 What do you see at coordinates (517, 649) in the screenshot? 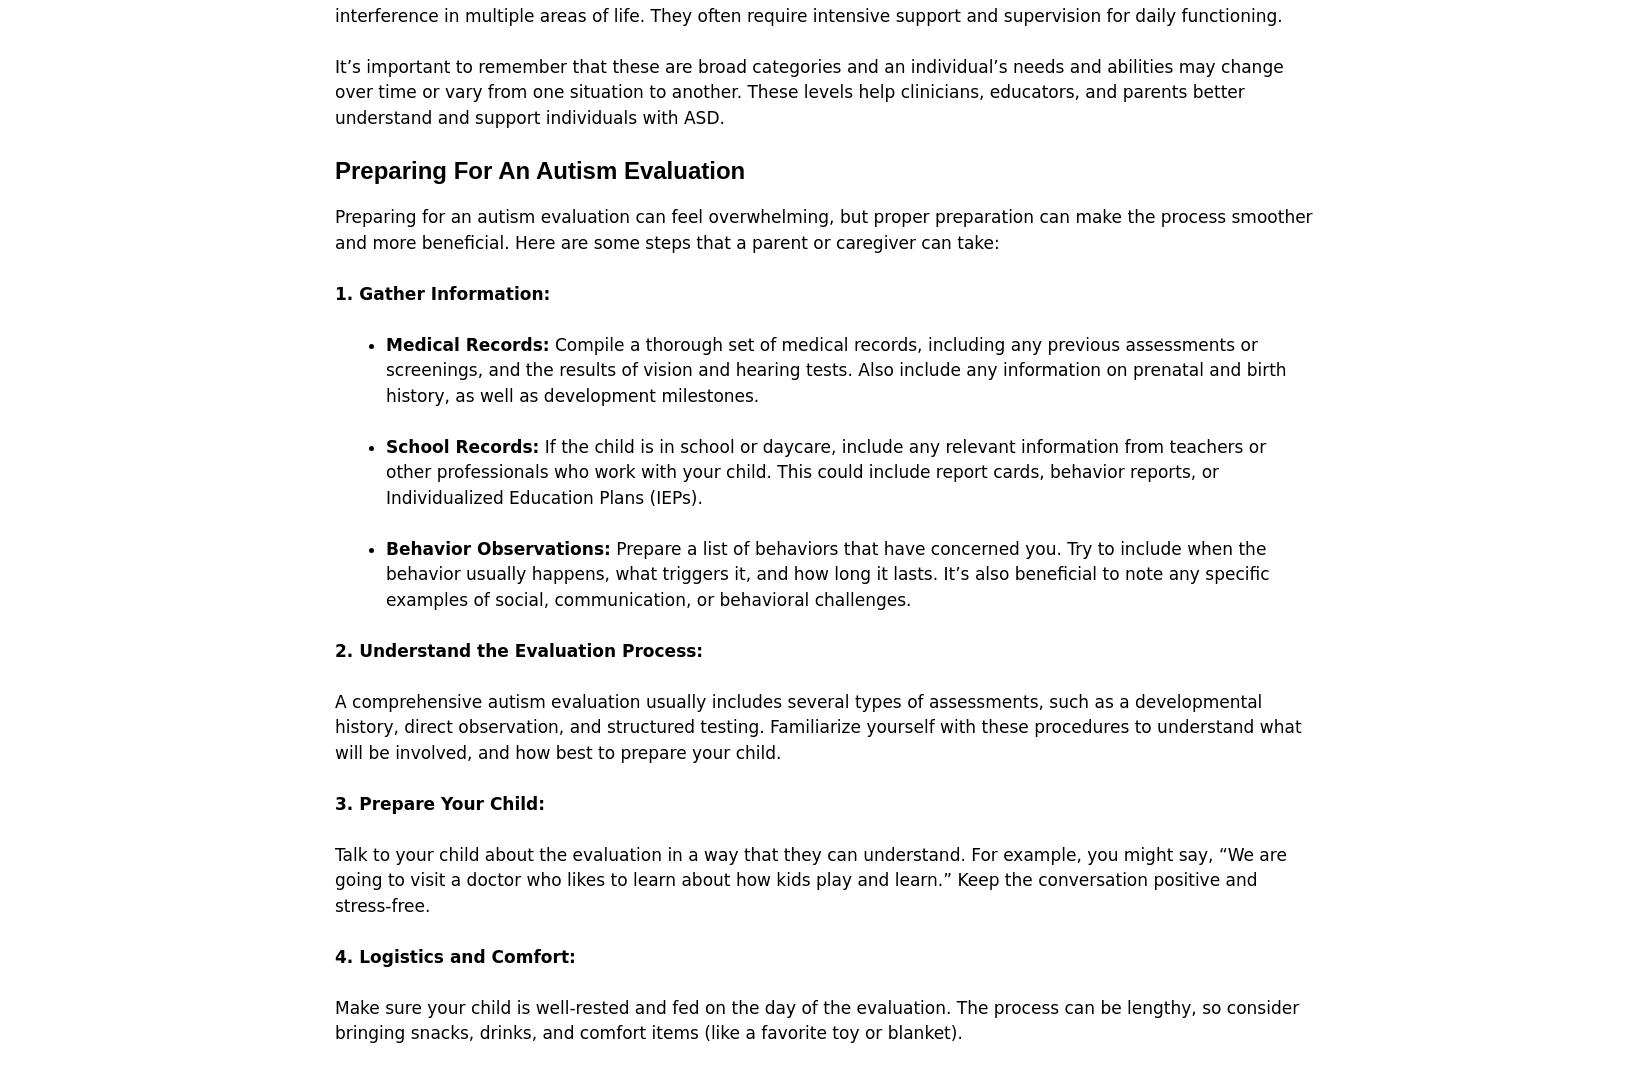
I see `'2. Understand the Evaluation Process:'` at bounding box center [517, 649].